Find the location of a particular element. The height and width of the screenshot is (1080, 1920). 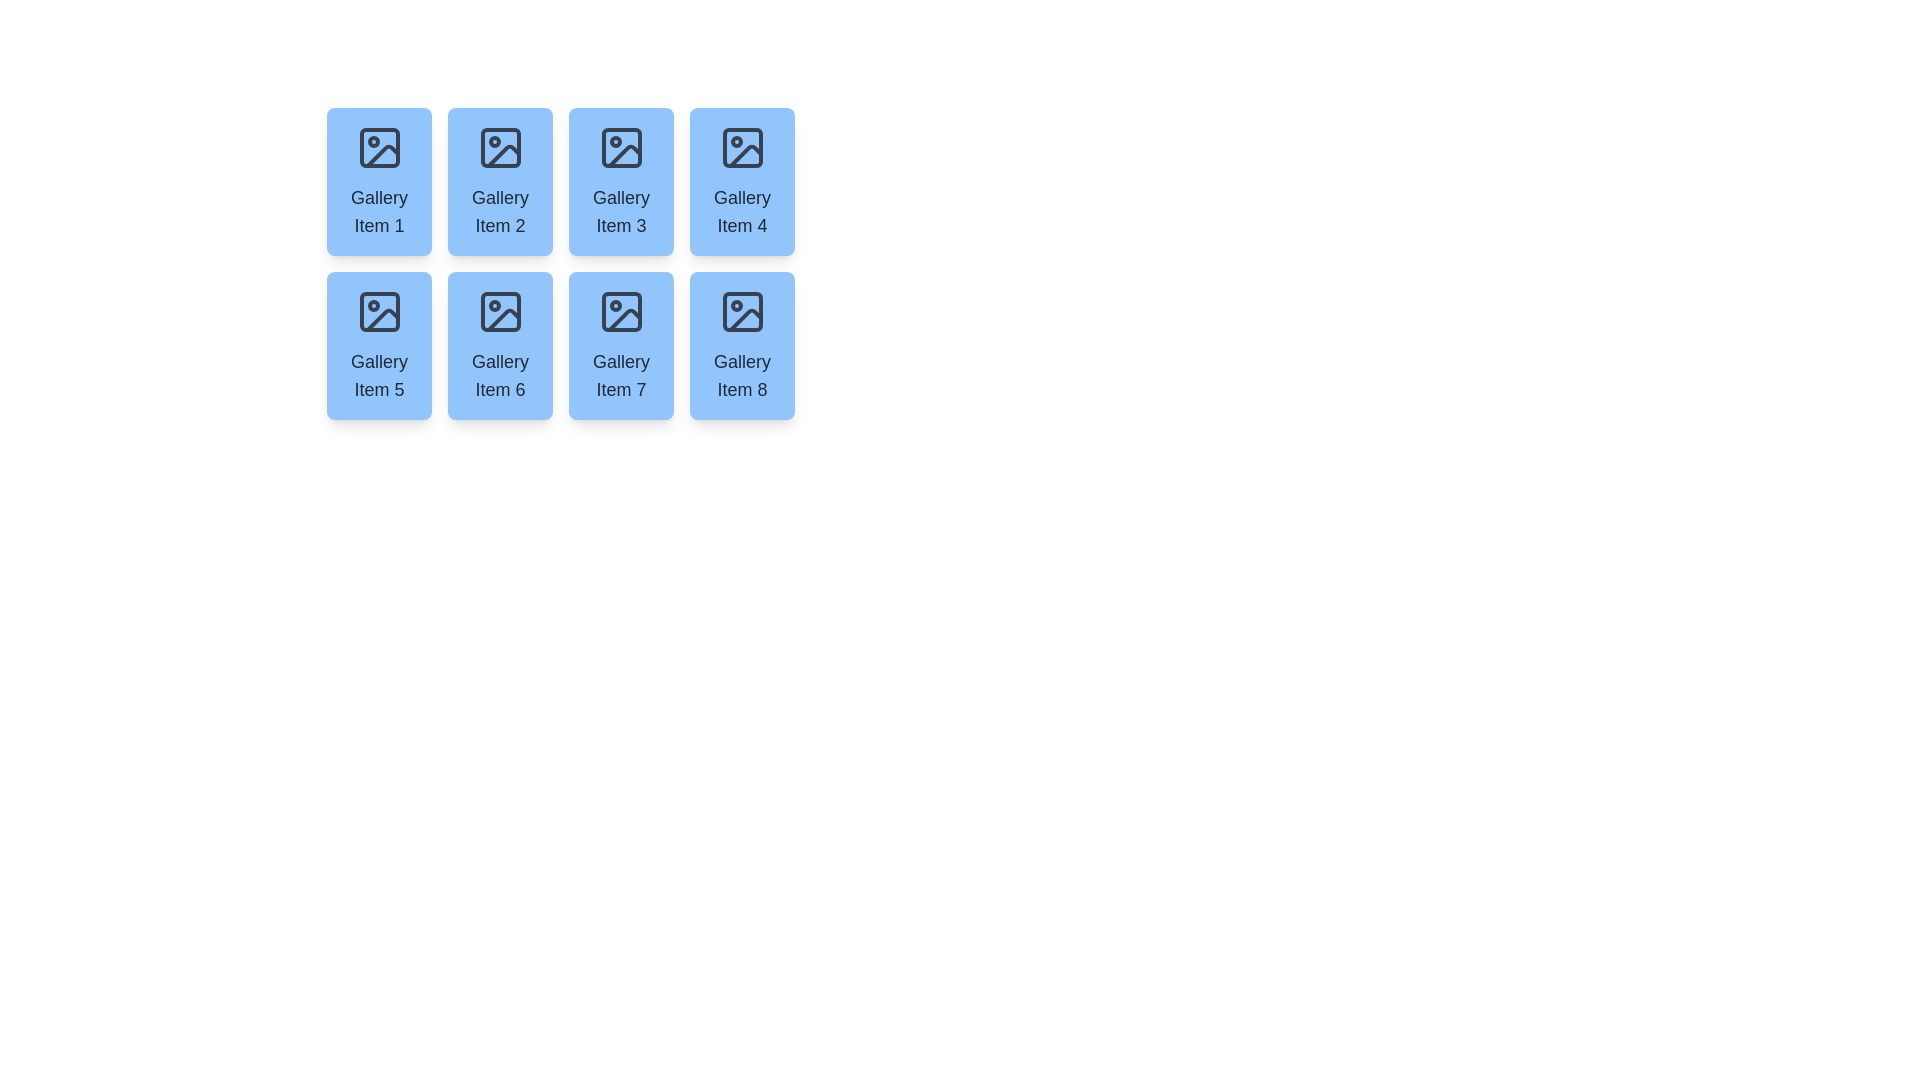

the text label that indicates the identifier or name of the gallery item within 'Gallery Item 3', positioned centrally below the displayed icon is located at coordinates (620, 212).